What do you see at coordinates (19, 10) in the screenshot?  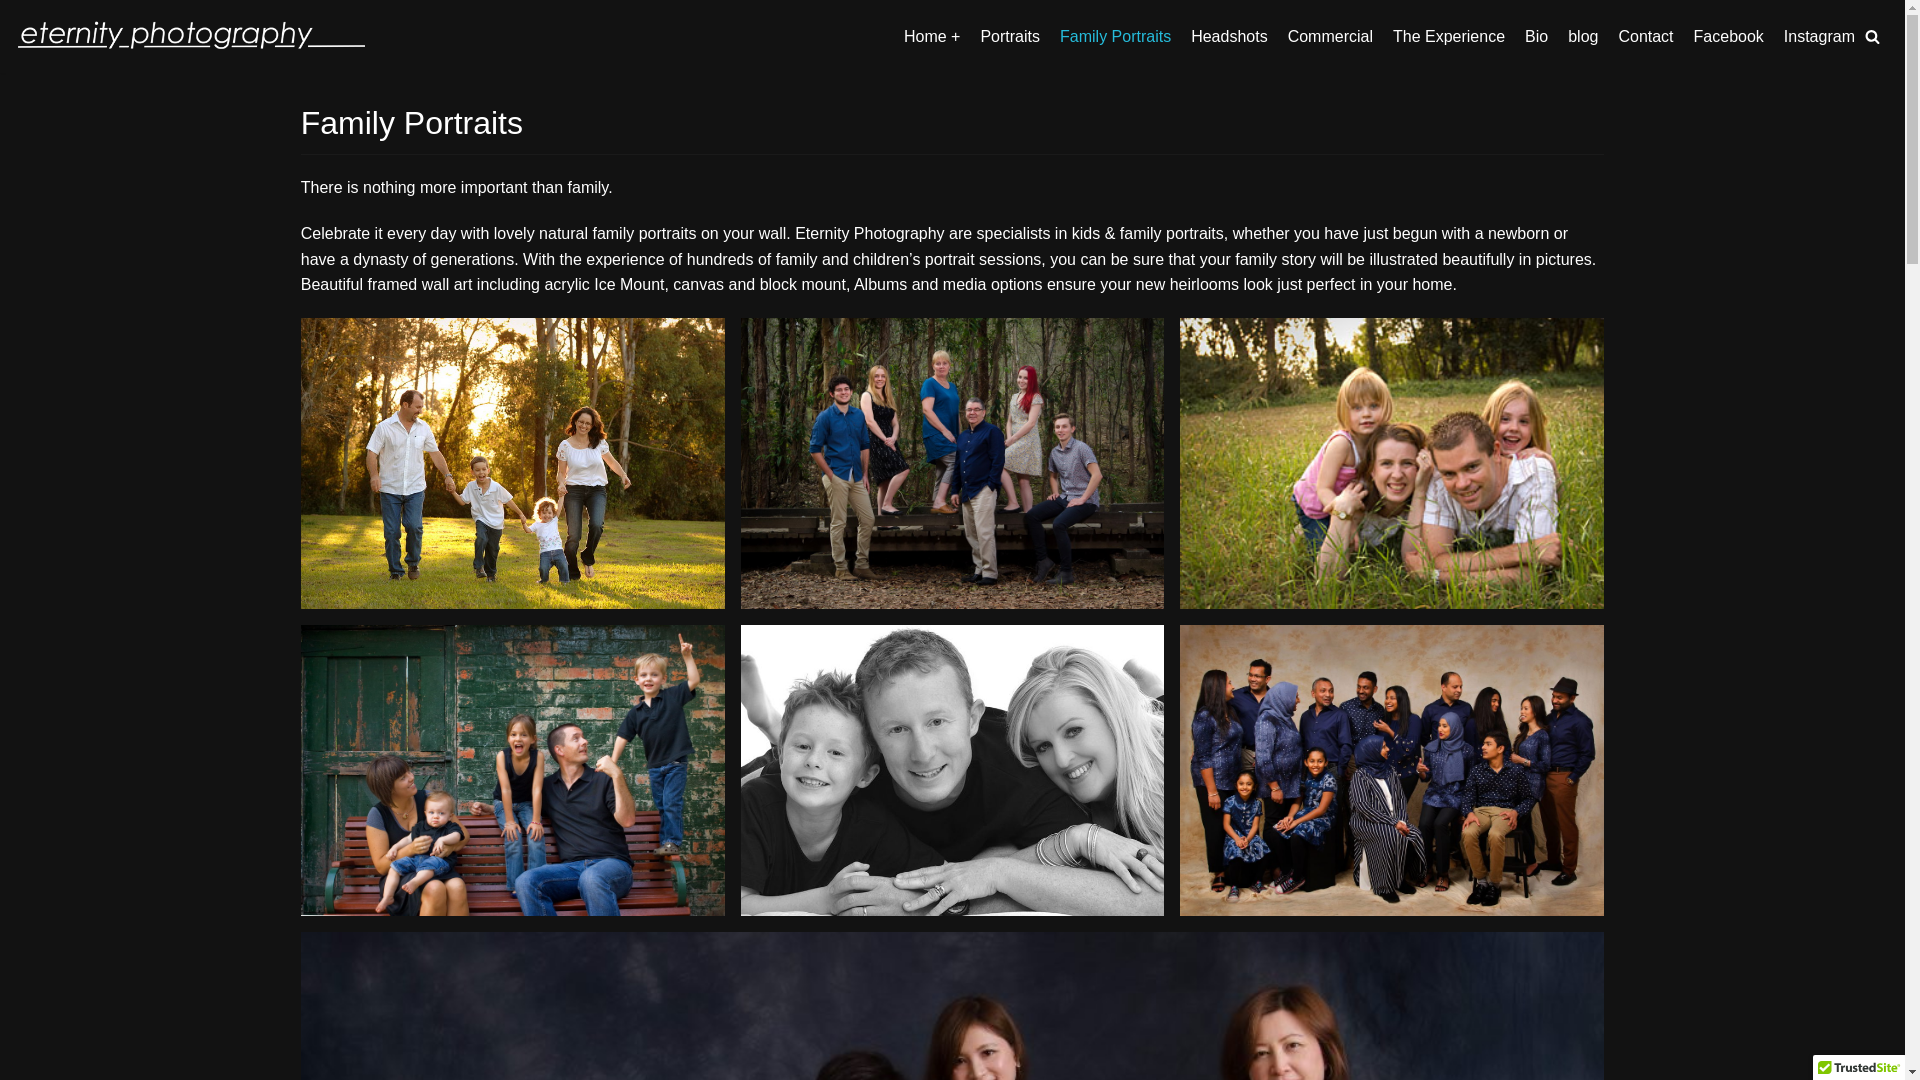 I see `'Skip to content'` at bounding box center [19, 10].